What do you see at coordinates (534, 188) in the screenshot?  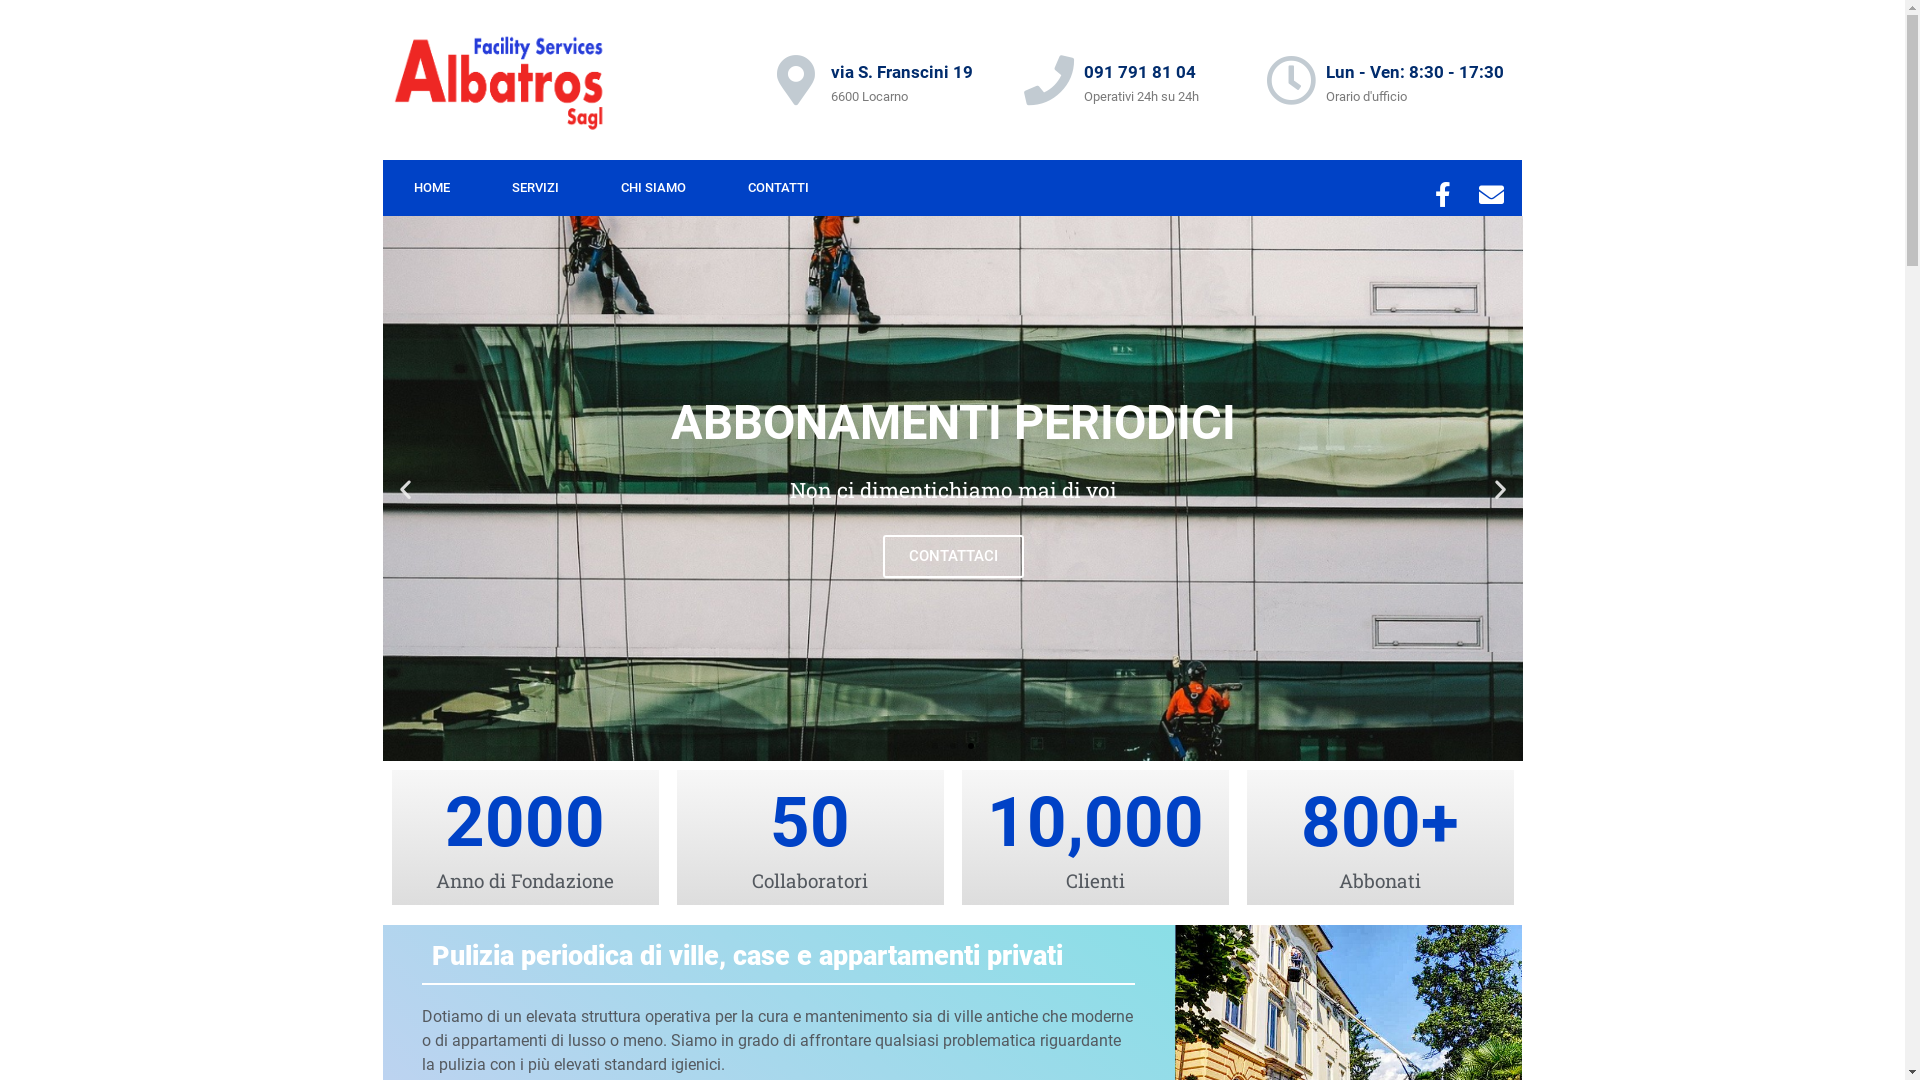 I see `'SERVIZI'` at bounding box center [534, 188].